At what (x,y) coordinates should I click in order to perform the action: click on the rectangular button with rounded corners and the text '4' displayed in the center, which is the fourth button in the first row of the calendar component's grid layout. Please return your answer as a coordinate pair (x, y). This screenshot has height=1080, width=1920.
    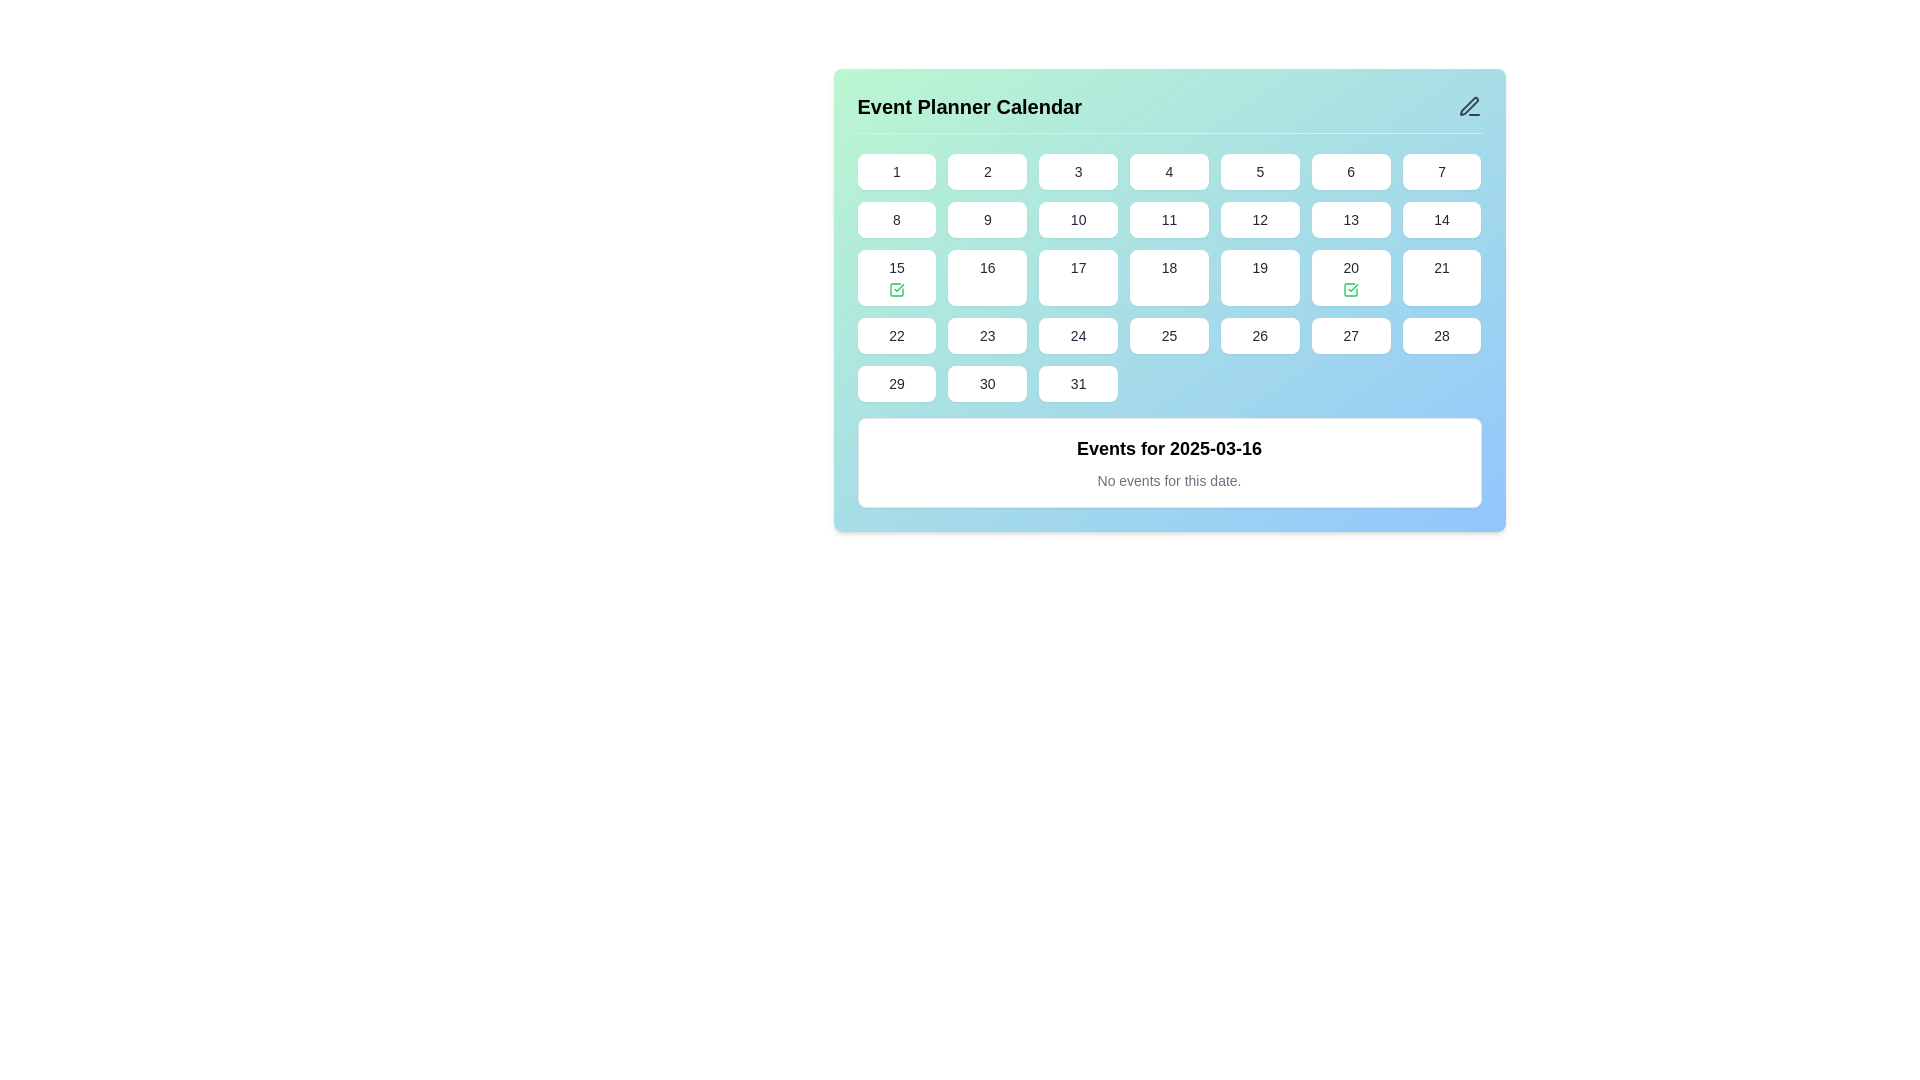
    Looking at the image, I should click on (1169, 171).